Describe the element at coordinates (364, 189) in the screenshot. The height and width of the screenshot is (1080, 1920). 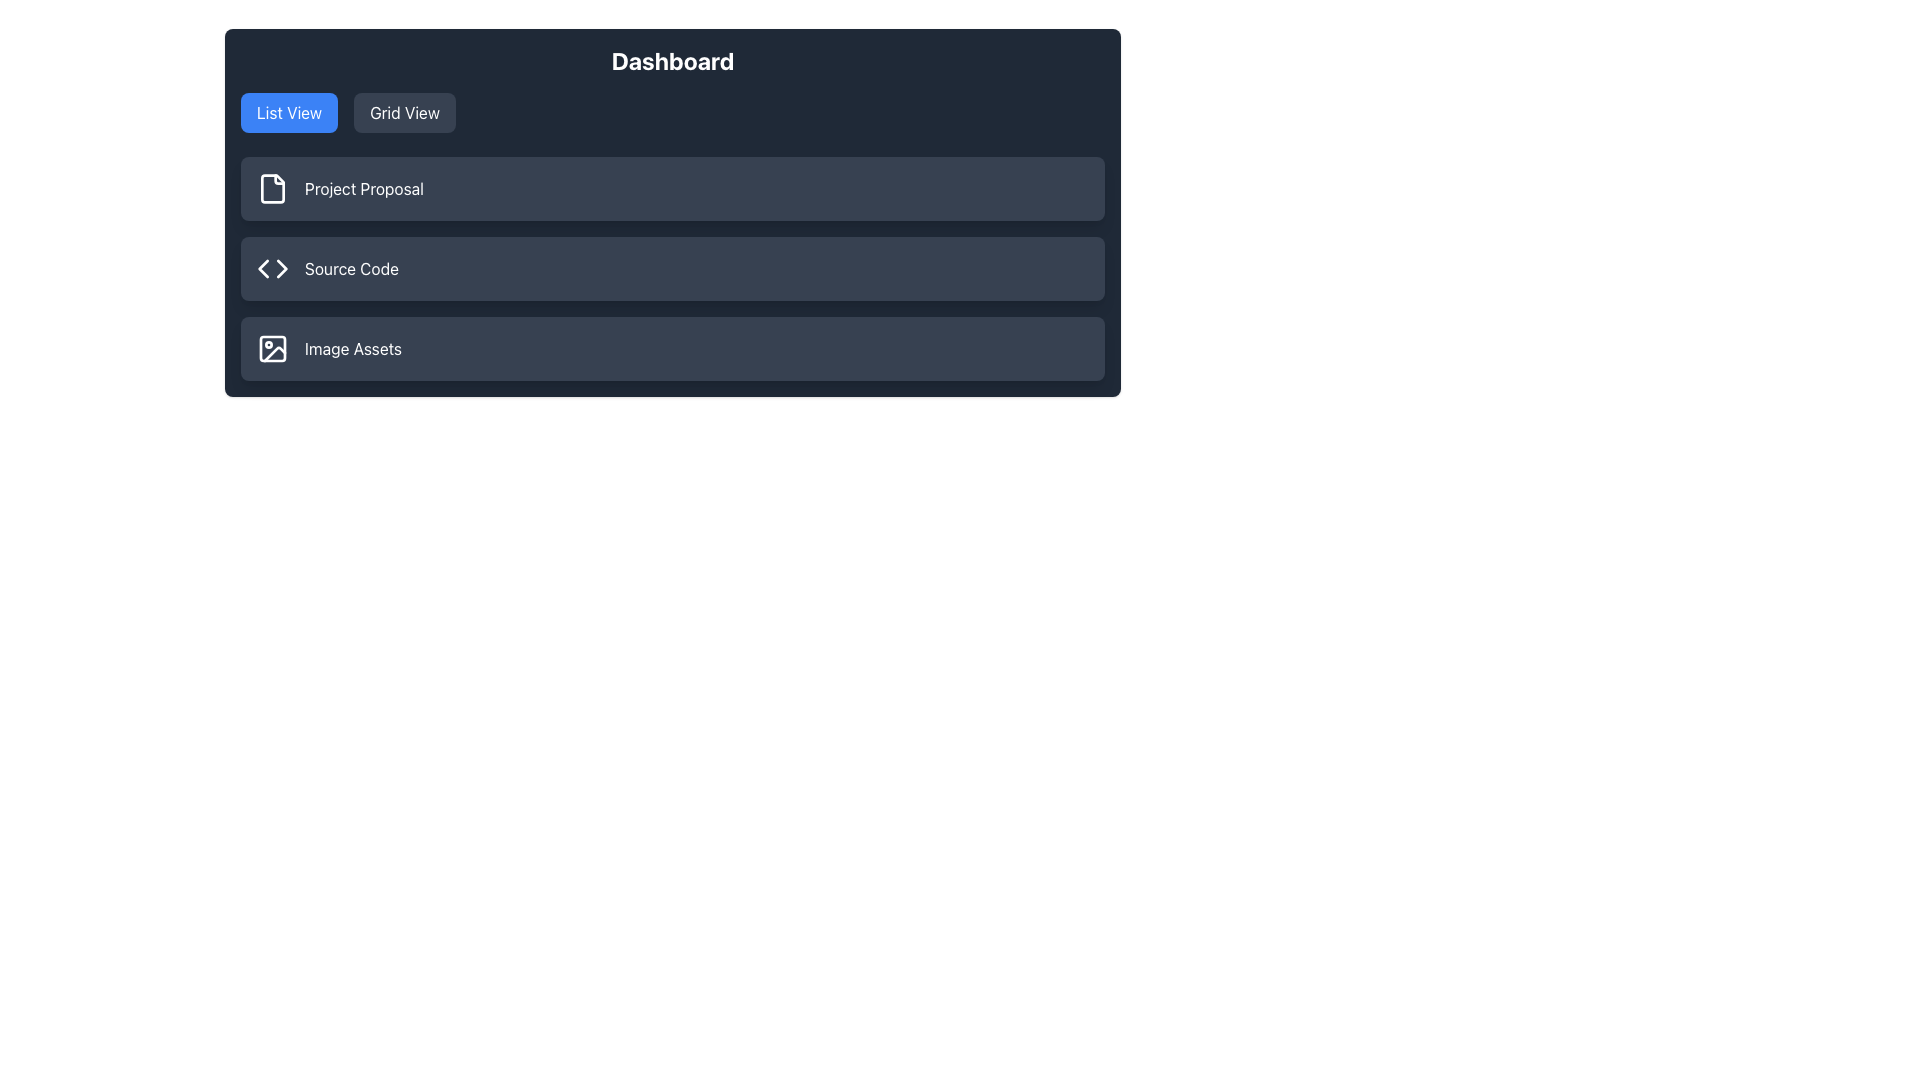
I see `the text label that identifies the content or function associated with the project proposal in the first row of the vertically stacked list, positioned to the right of a document file icon` at that location.